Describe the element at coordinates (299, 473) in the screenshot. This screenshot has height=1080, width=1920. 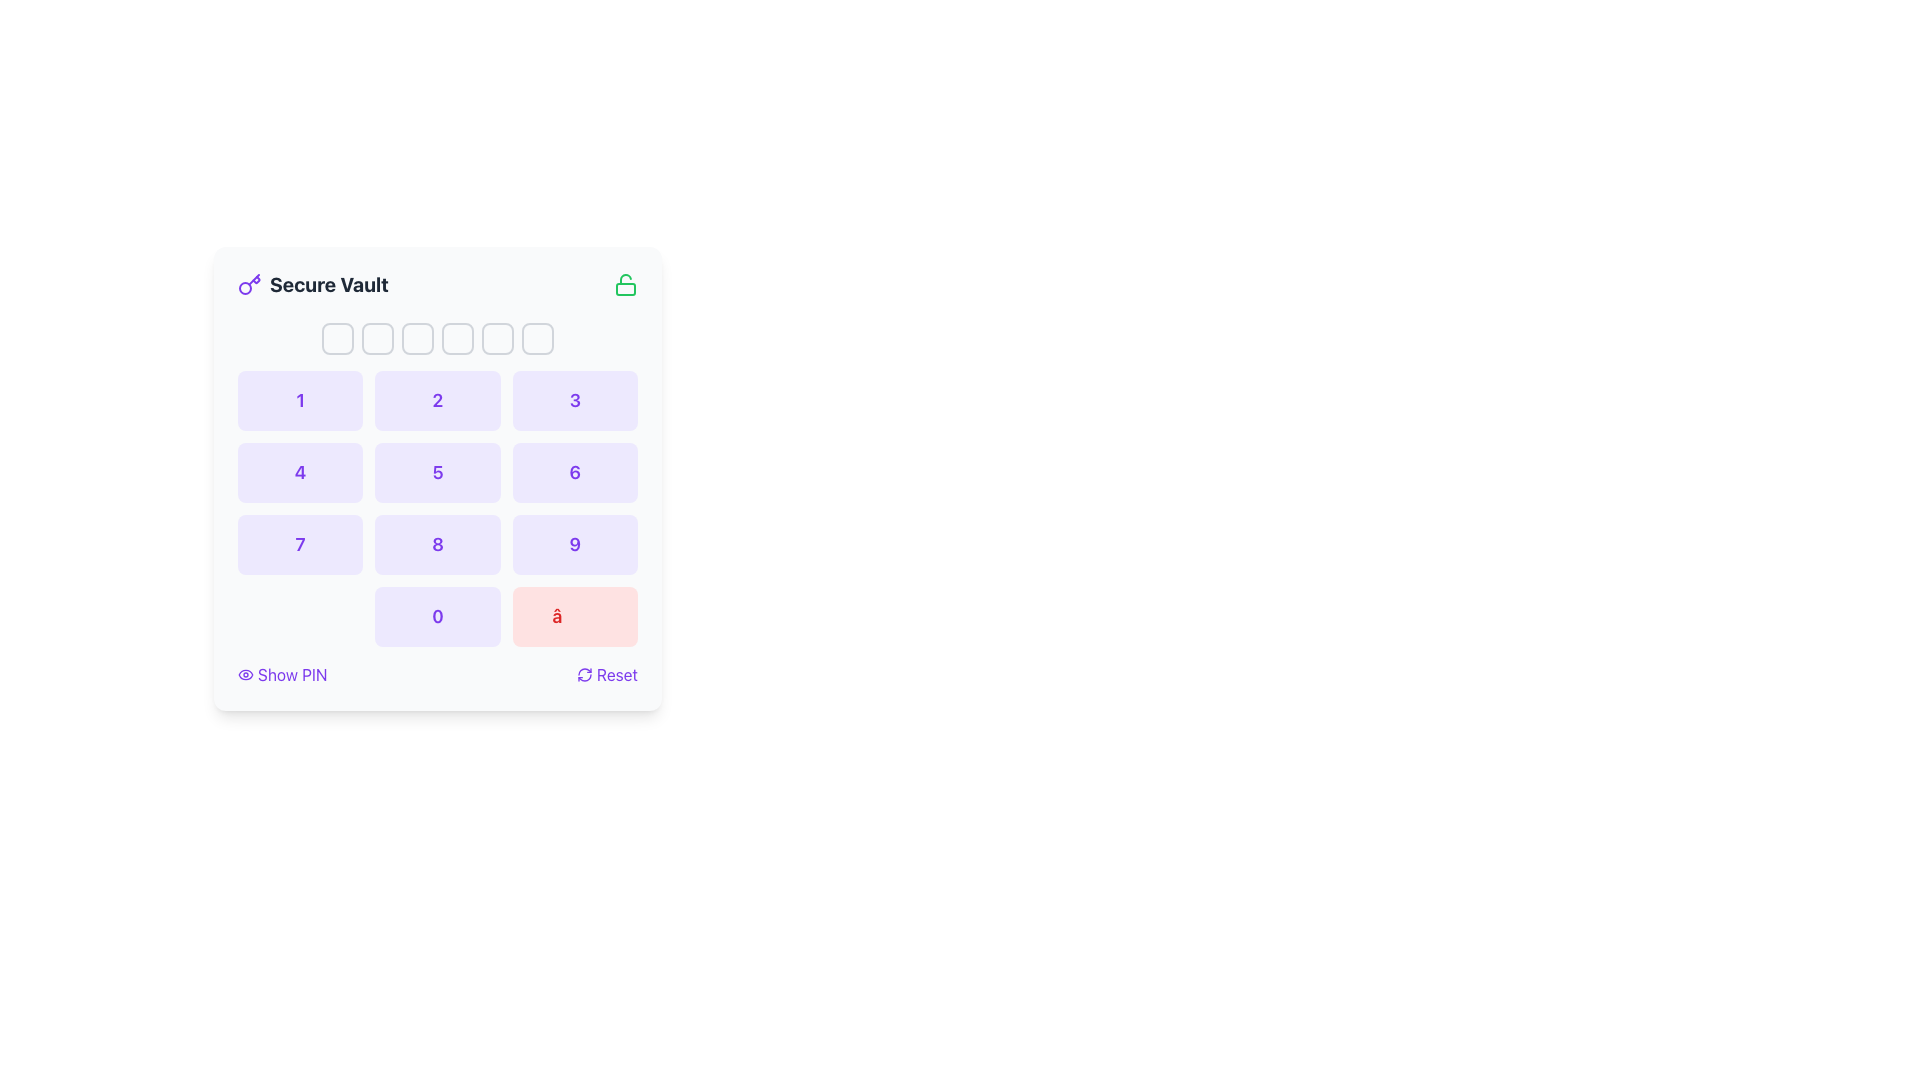
I see `the button with the number '4', which is styled with a rounded rectangle shape and a violet background` at that location.